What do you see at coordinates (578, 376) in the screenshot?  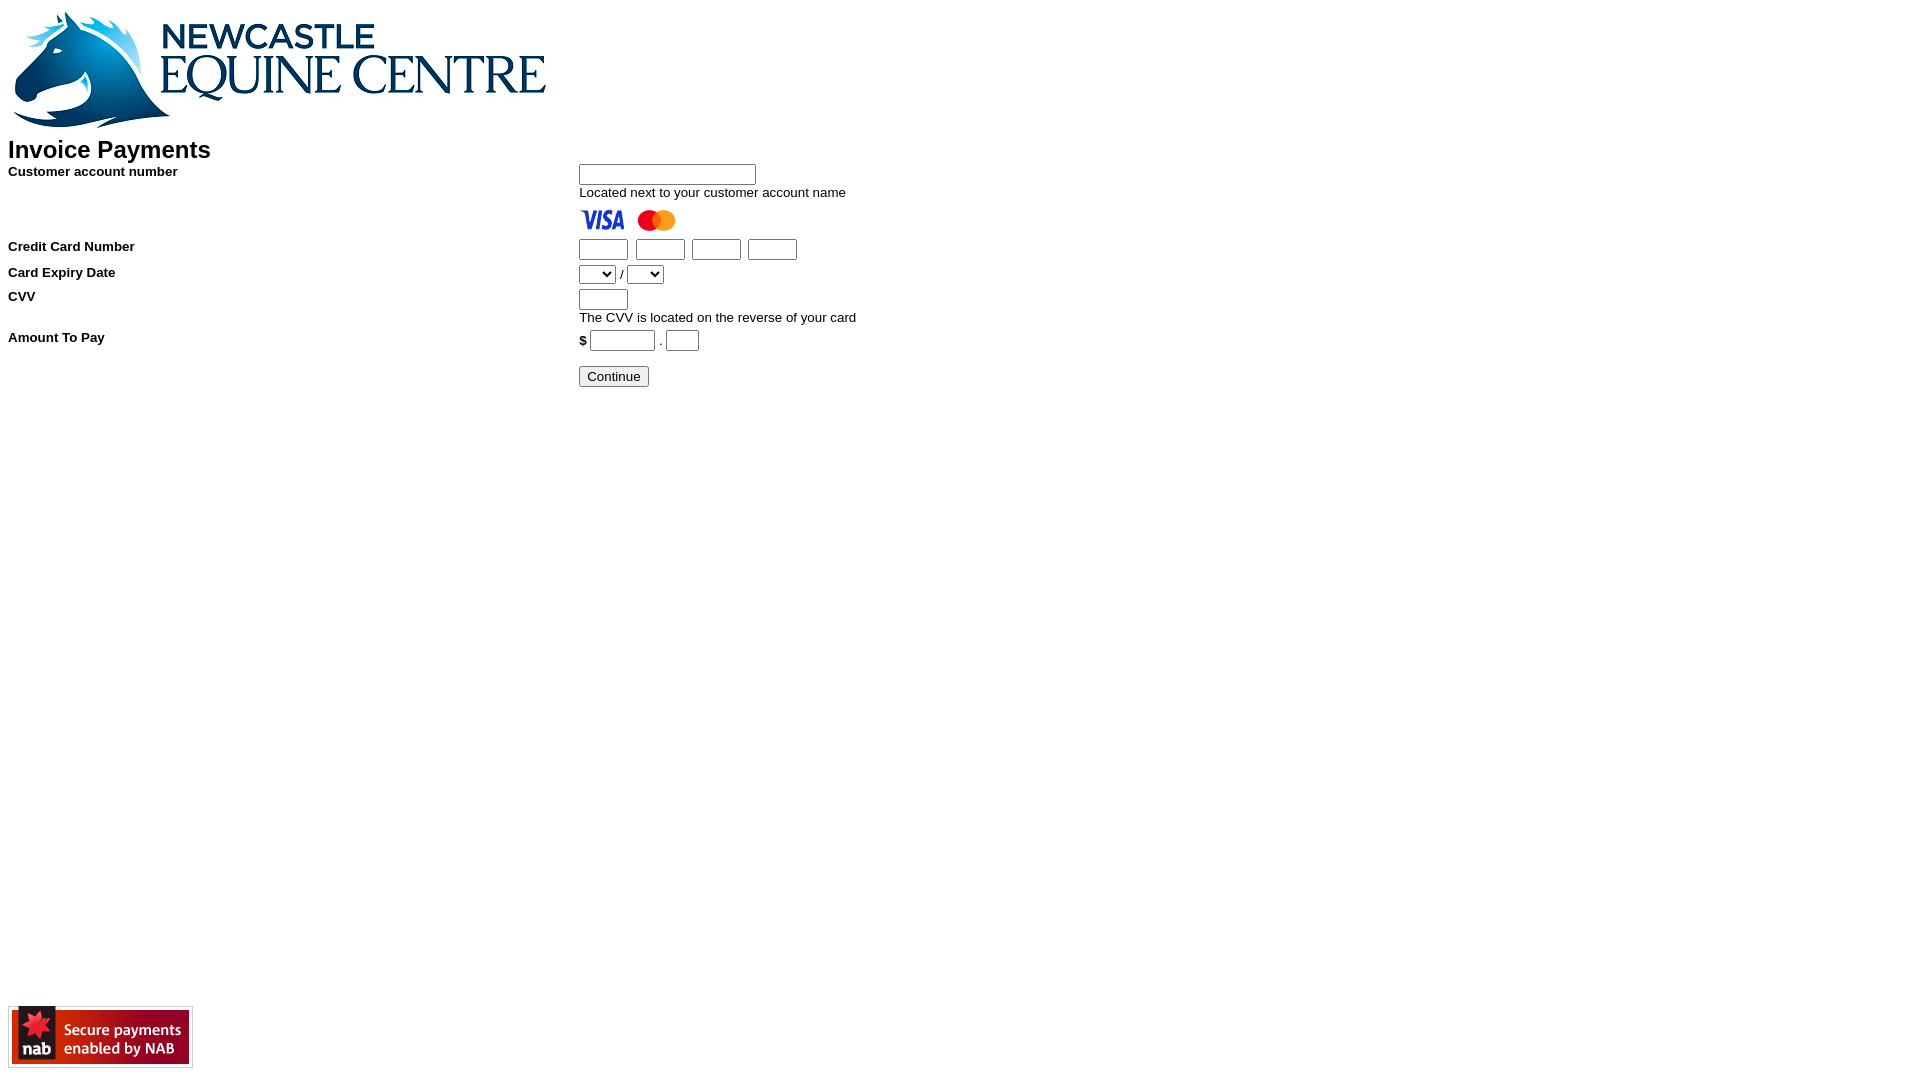 I see `'Continue'` at bounding box center [578, 376].